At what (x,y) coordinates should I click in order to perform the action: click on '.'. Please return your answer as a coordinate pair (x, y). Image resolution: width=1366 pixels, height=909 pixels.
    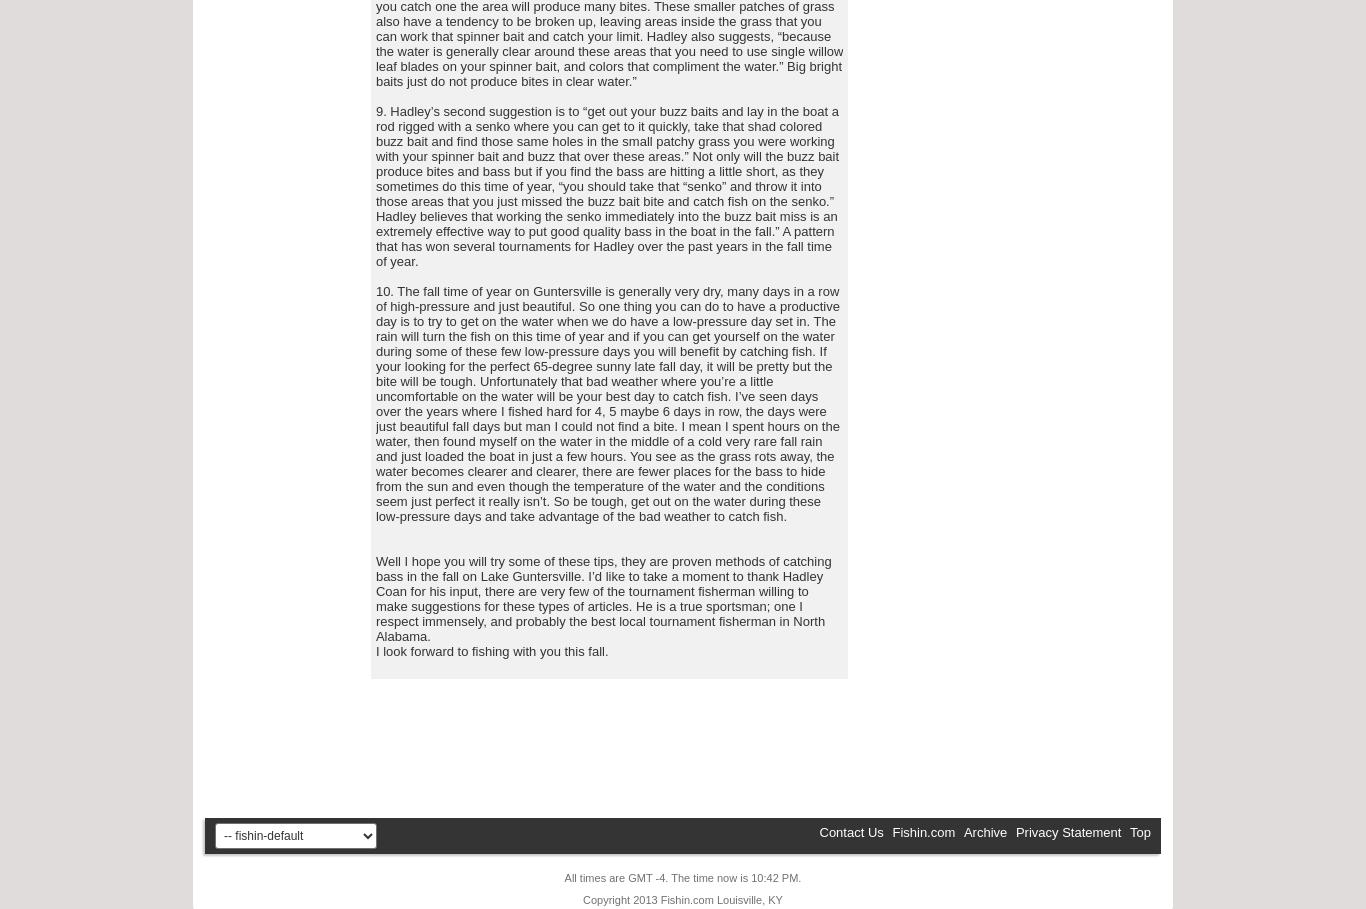
    Looking at the image, I should click on (798, 878).